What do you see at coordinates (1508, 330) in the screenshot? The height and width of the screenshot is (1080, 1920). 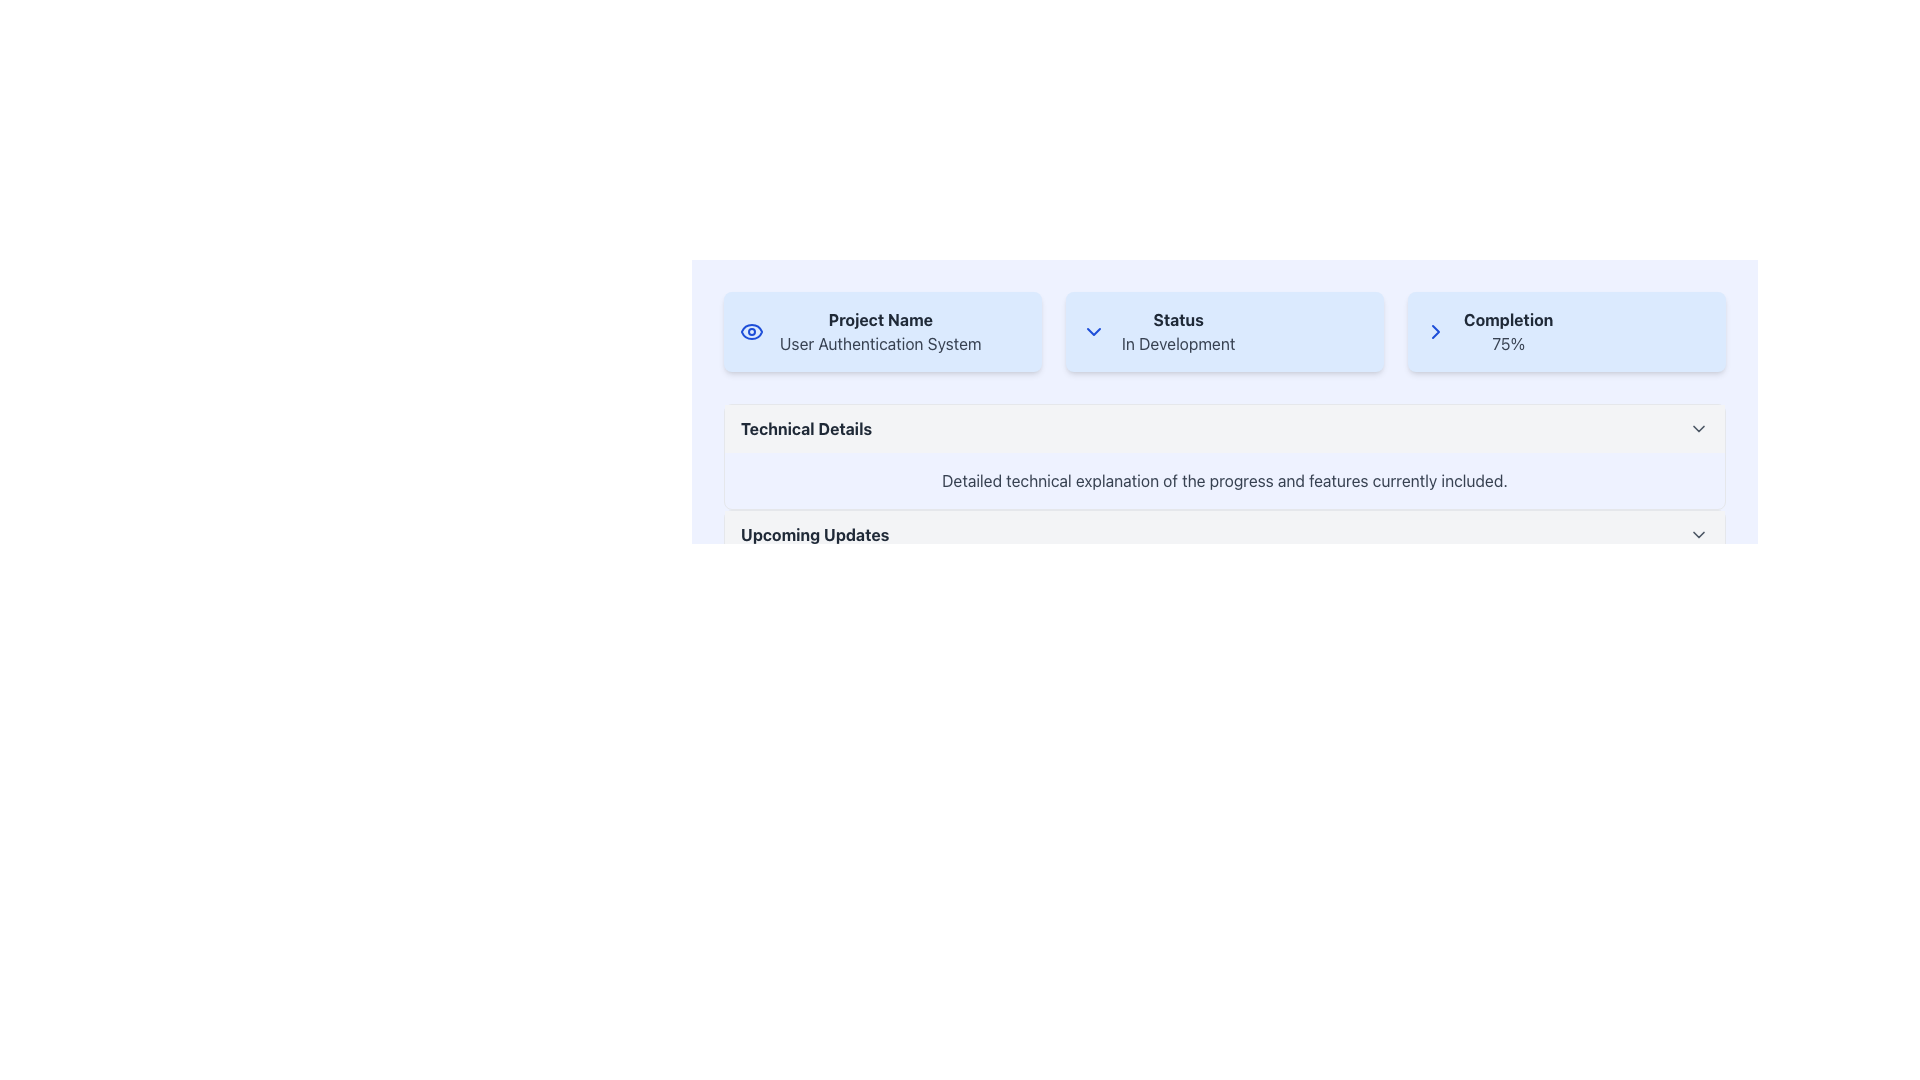 I see `the 'Completion' label displaying '75%' in the rightmost card at the top of the interface` at bounding box center [1508, 330].